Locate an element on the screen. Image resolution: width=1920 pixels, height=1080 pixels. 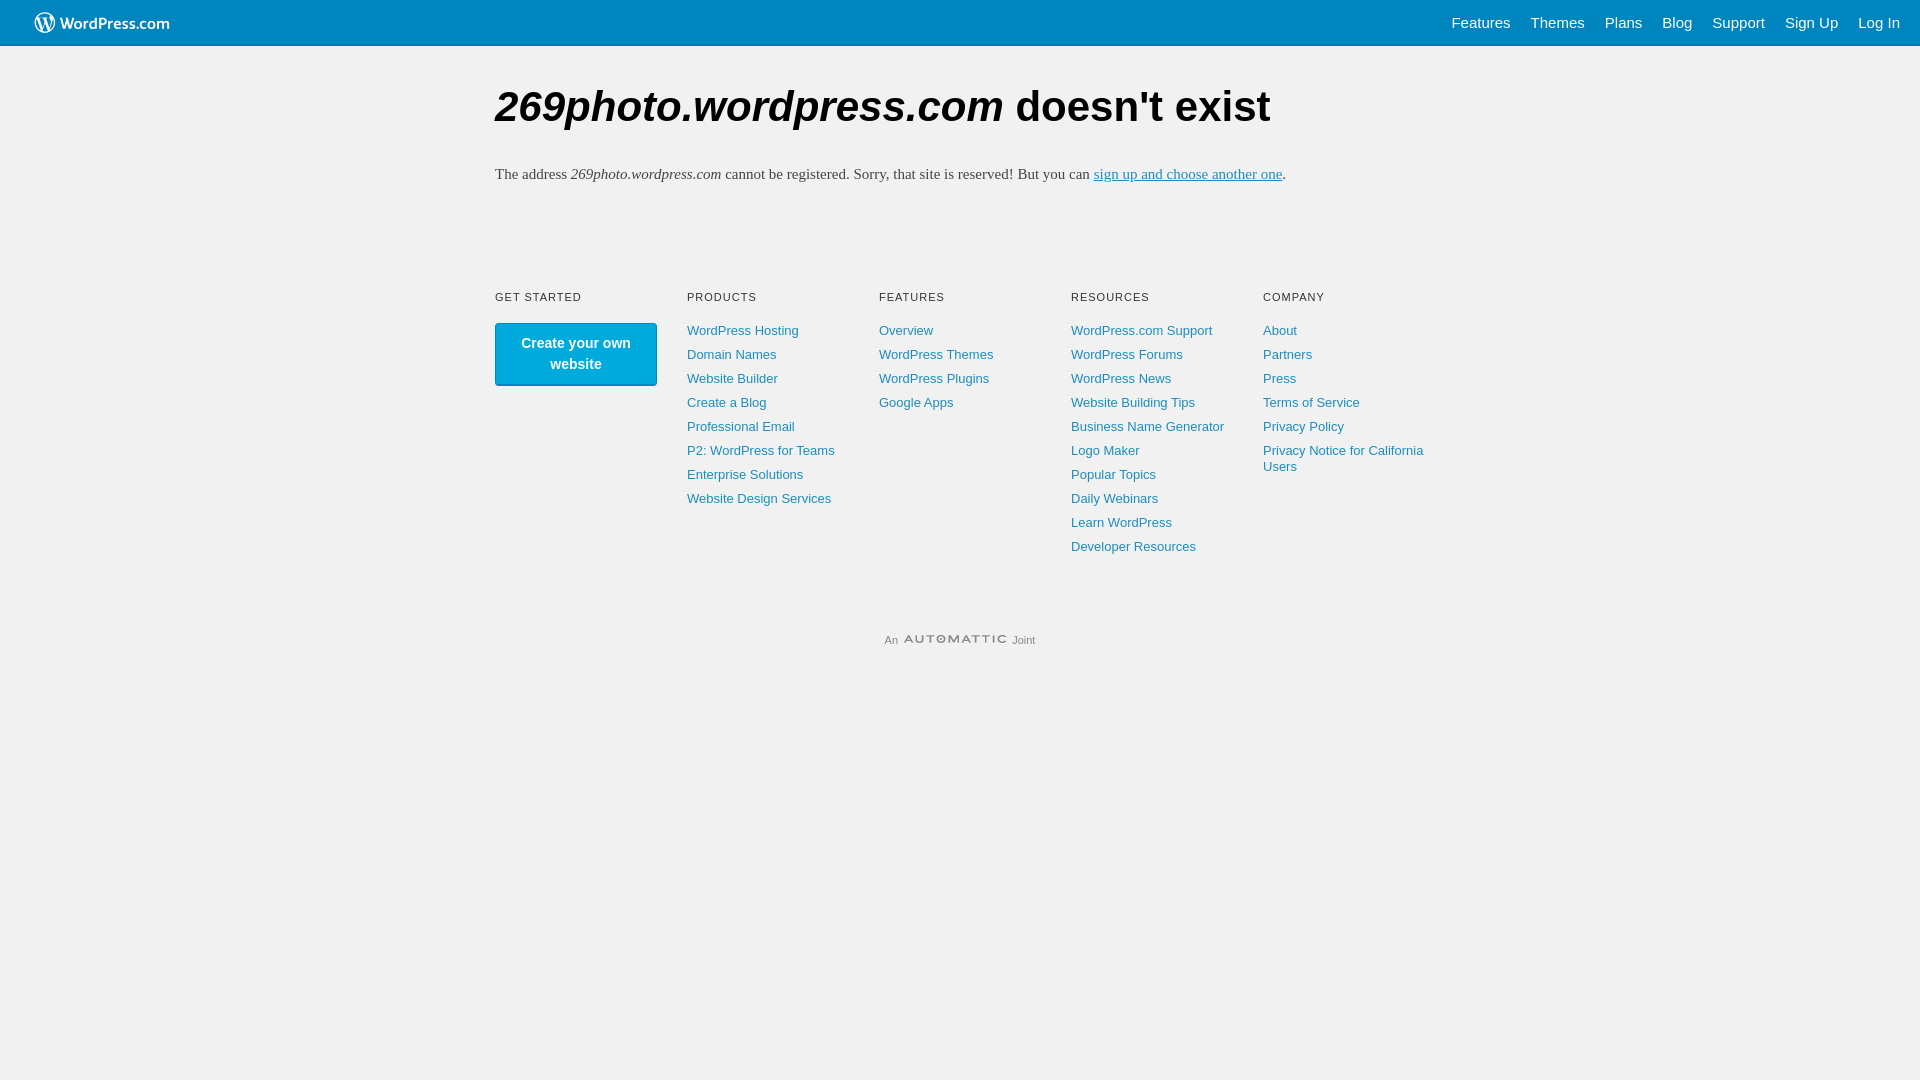
'Professional Email' is located at coordinates (739, 425).